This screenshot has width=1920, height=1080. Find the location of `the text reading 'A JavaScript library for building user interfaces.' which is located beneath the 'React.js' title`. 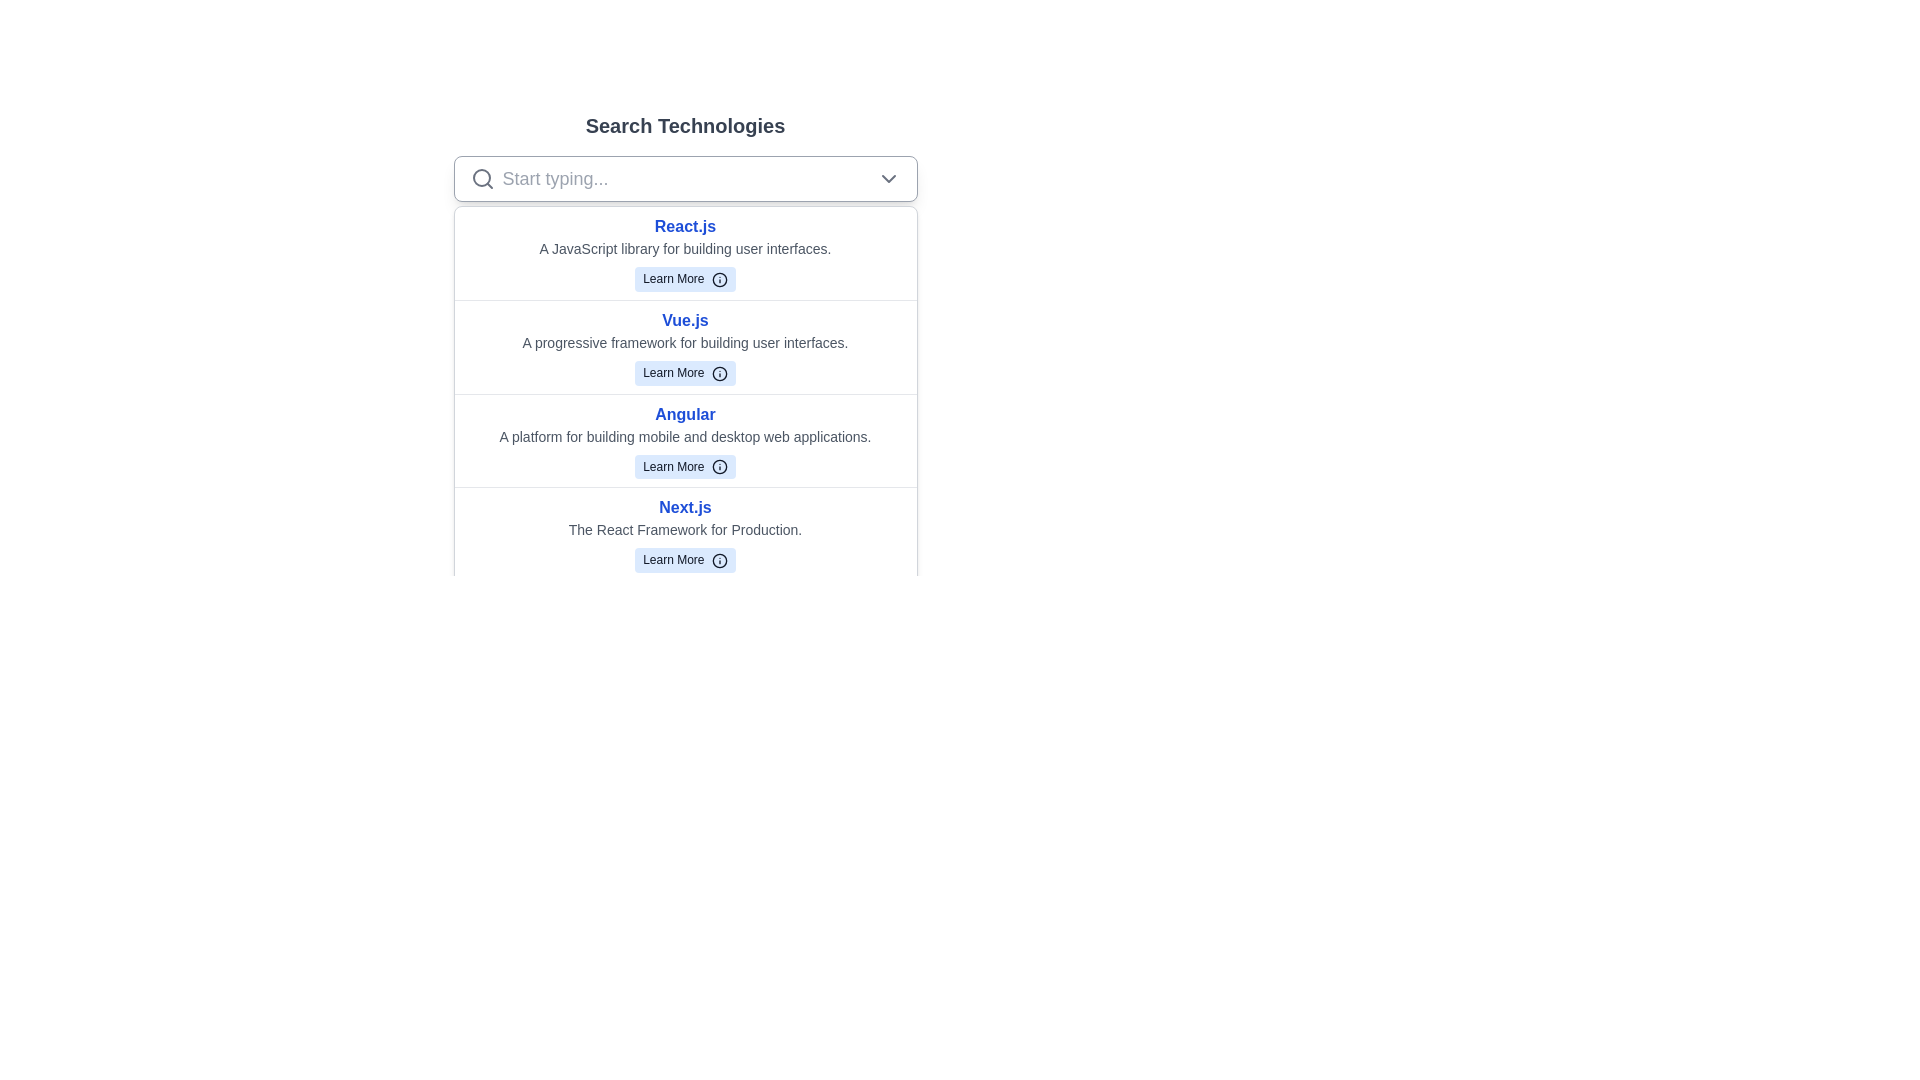

the text reading 'A JavaScript library for building user interfaces.' which is located beneath the 'React.js' title is located at coordinates (685, 248).